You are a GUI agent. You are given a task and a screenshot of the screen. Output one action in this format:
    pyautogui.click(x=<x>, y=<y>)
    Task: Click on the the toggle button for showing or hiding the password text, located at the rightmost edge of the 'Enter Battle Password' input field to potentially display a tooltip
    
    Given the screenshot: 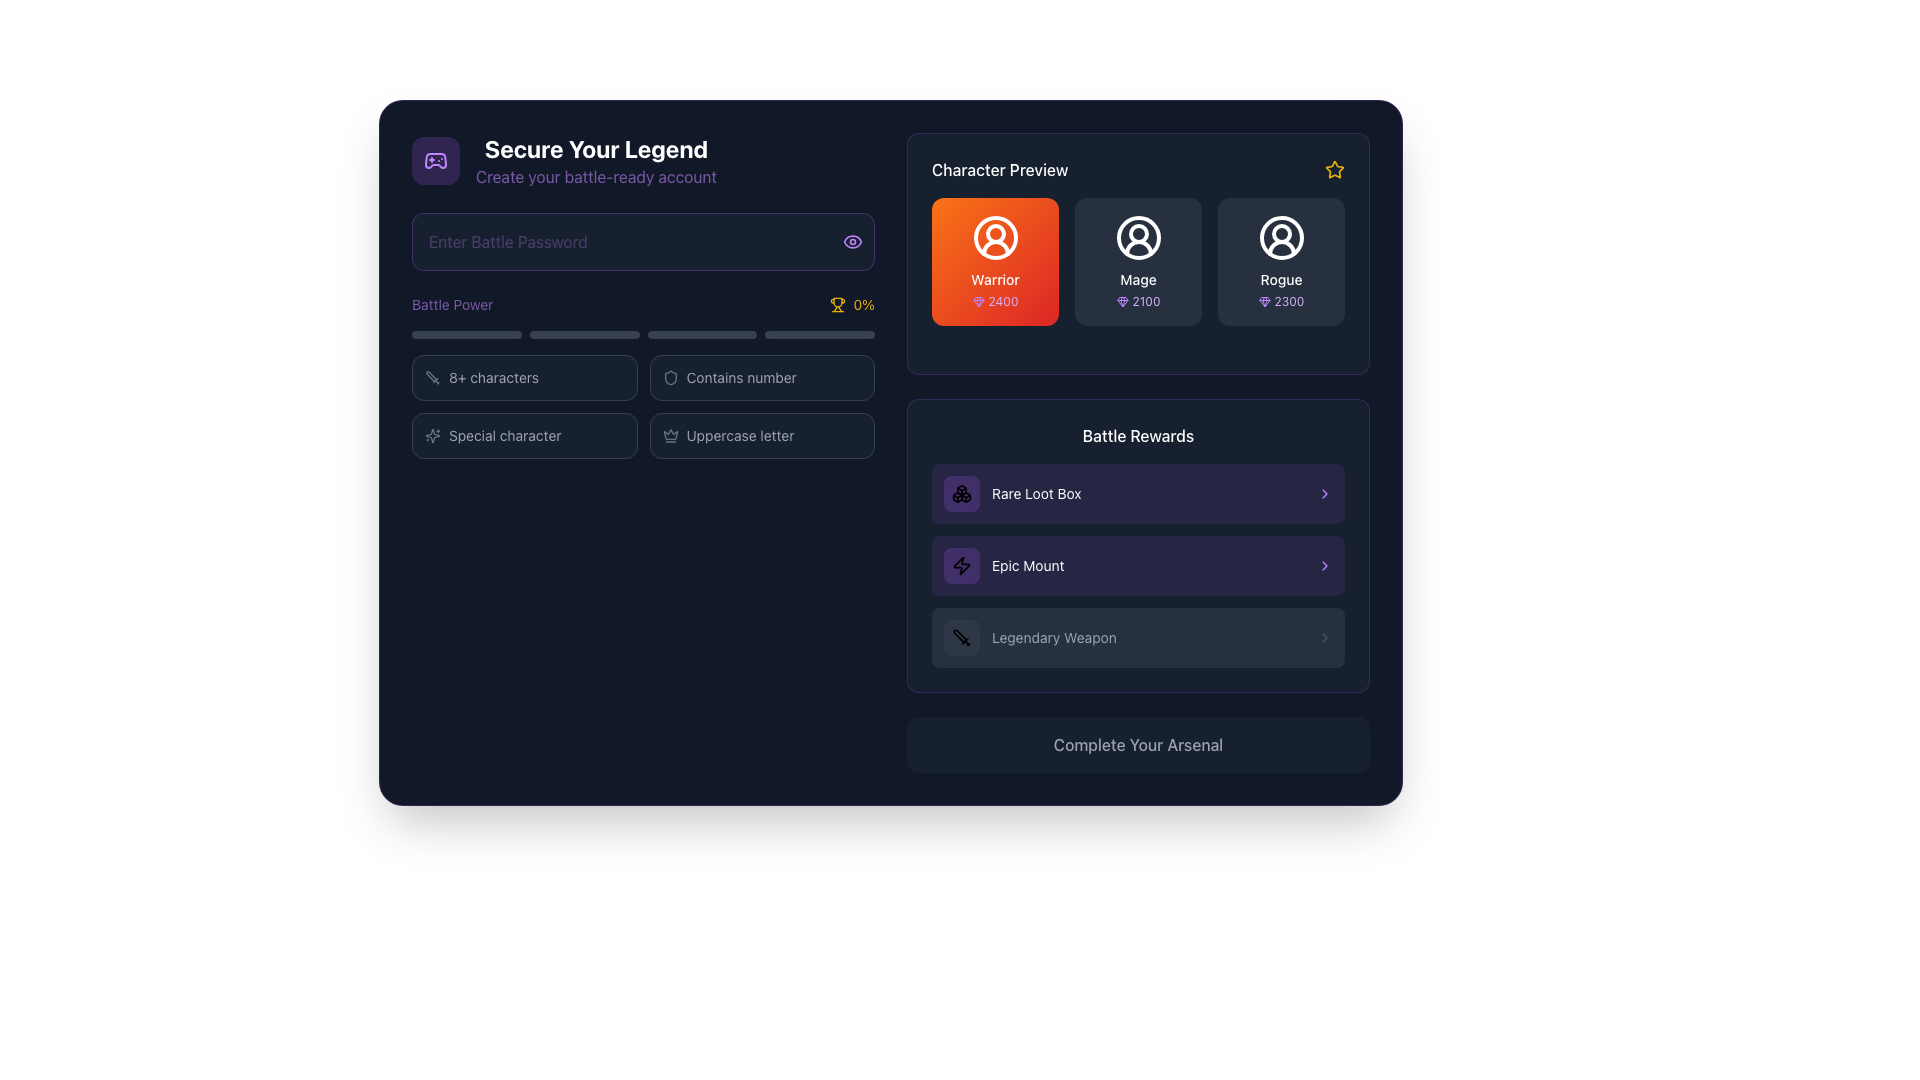 What is the action you would take?
    pyautogui.click(x=853, y=241)
    